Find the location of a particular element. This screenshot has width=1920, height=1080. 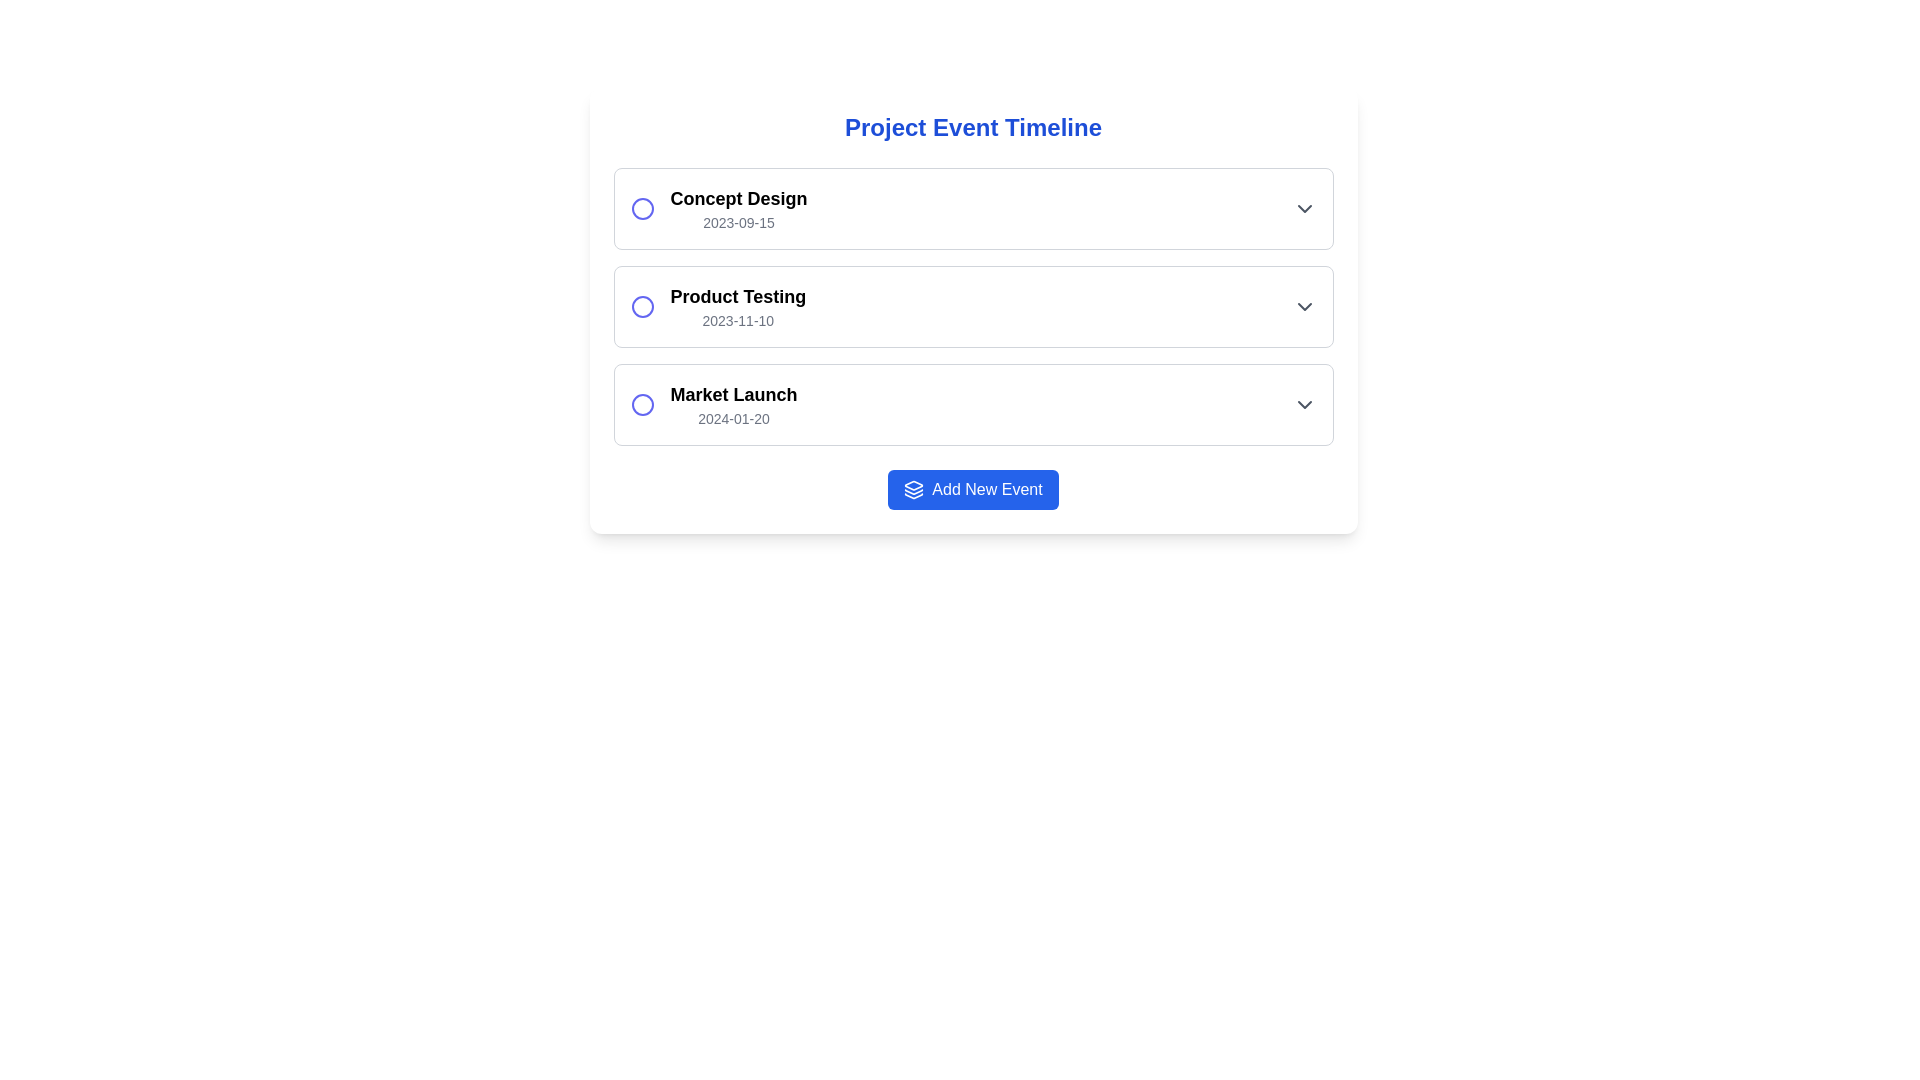

the text label displaying the date '2024-01-20', which is located beneath the 'Market Launch' heading in the event timeline list is located at coordinates (733, 418).